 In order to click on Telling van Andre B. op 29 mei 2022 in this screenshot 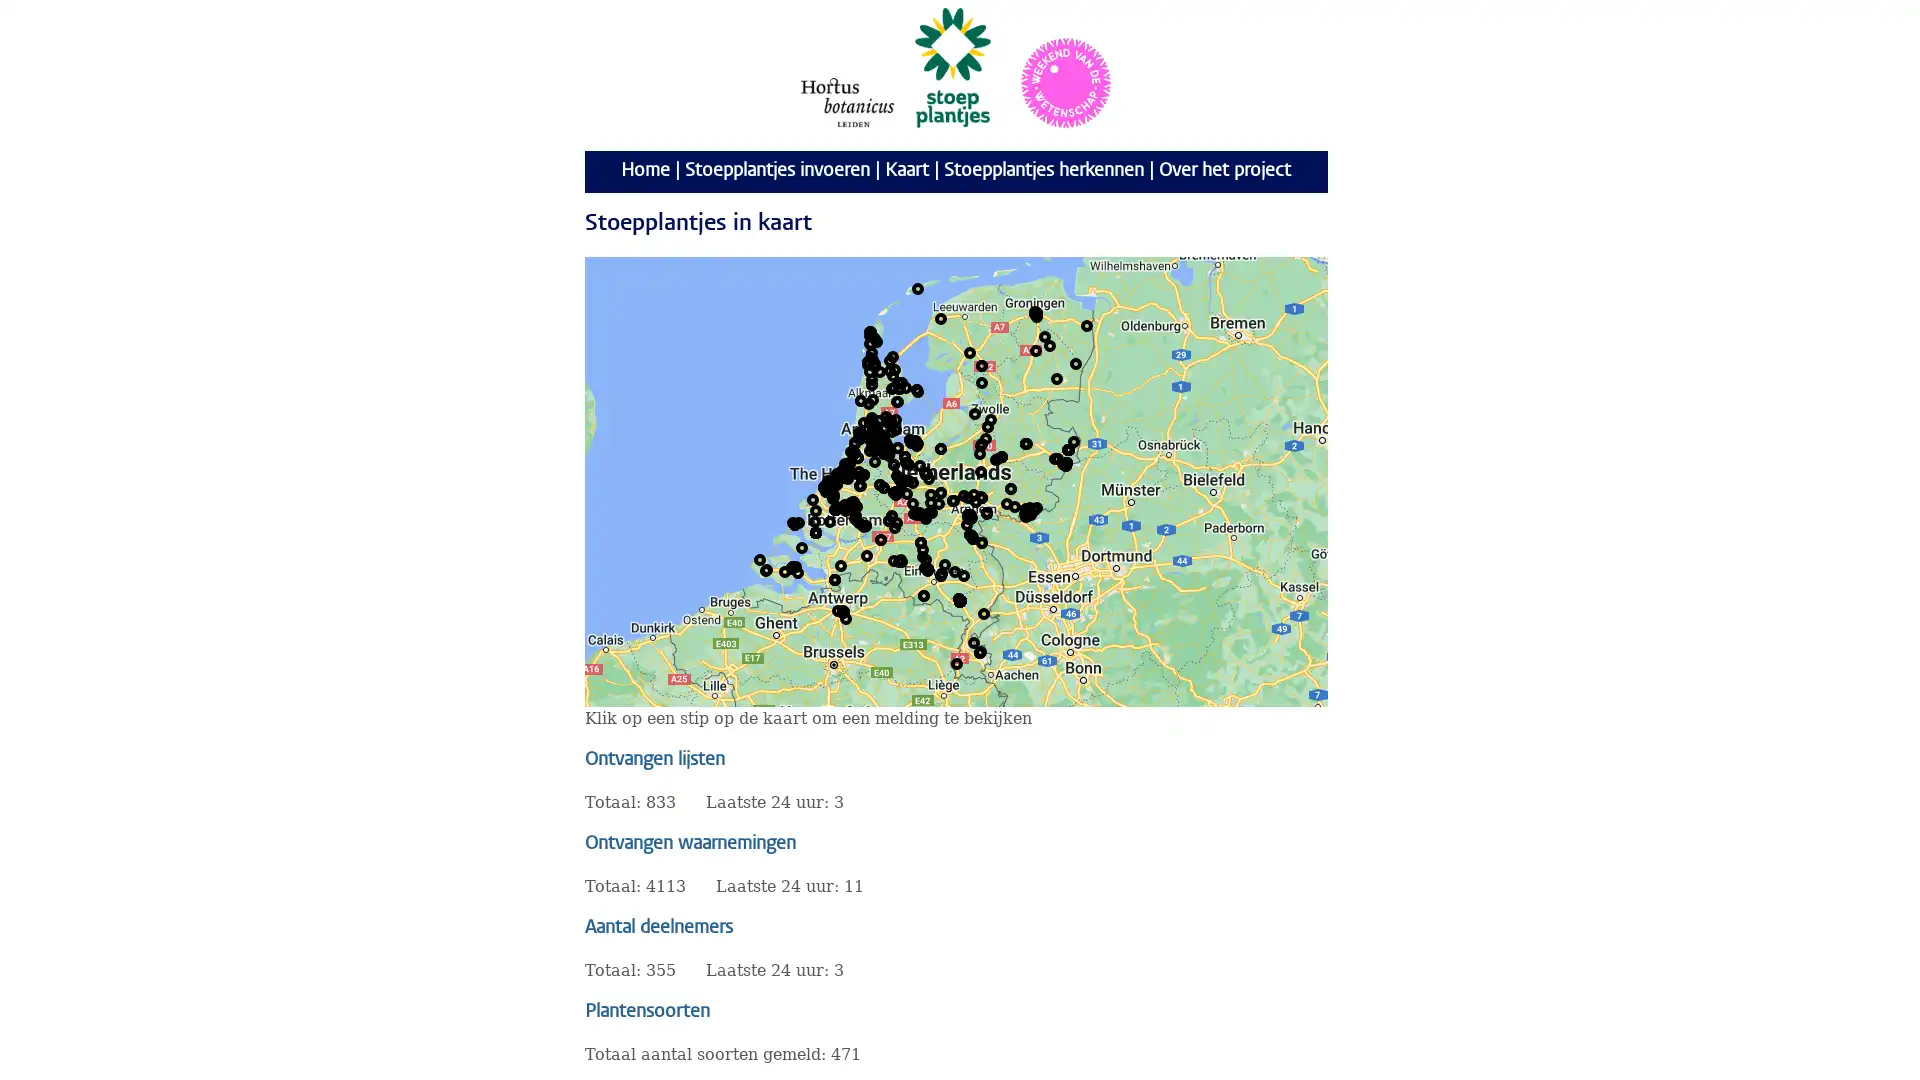, I will do `click(844, 470)`.